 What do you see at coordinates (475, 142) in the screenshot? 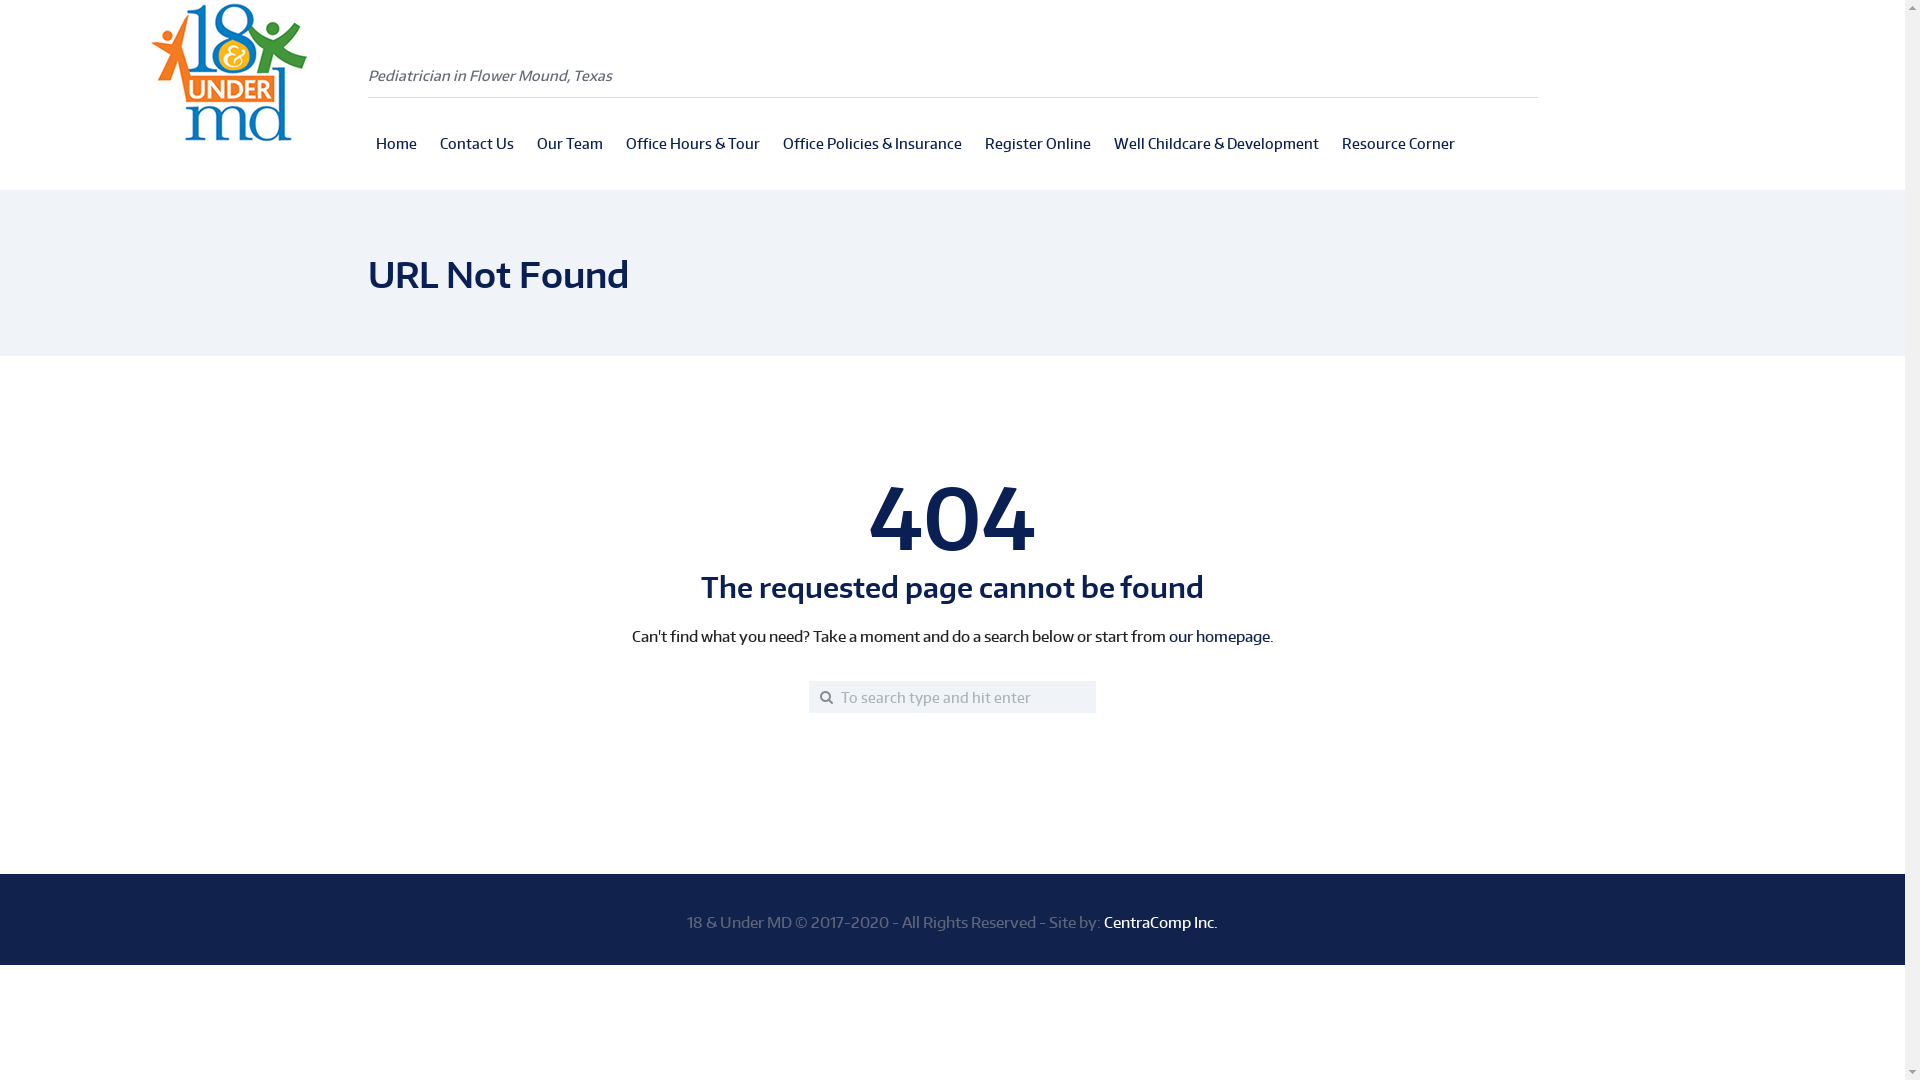
I see `'Contact Us'` at bounding box center [475, 142].